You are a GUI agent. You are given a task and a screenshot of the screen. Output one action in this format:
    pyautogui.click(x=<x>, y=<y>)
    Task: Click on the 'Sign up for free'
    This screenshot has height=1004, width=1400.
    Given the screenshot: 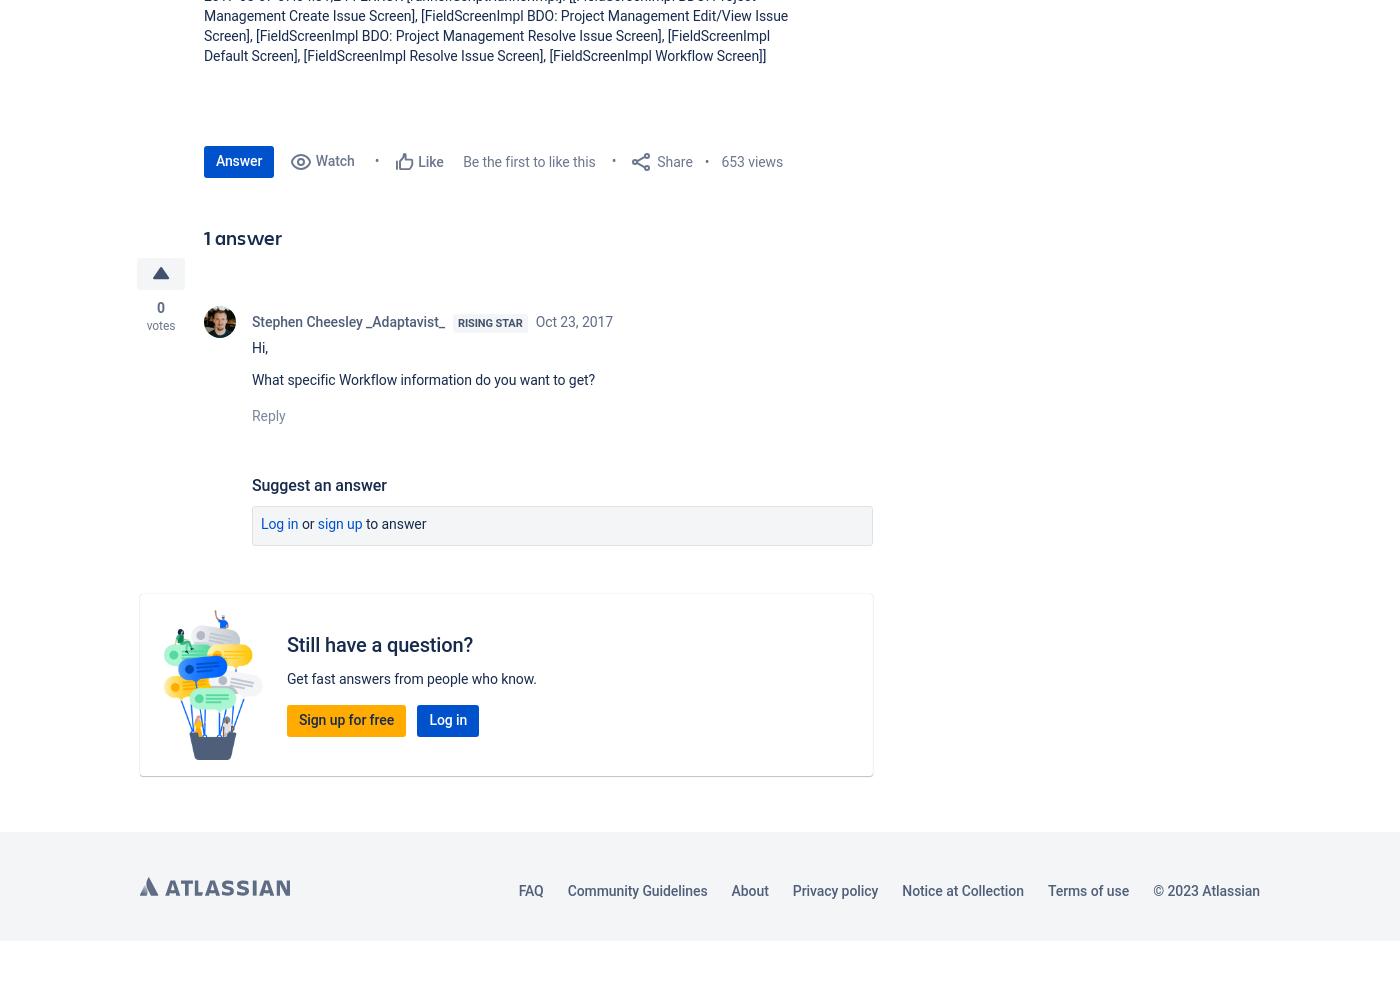 What is the action you would take?
    pyautogui.click(x=298, y=718)
    